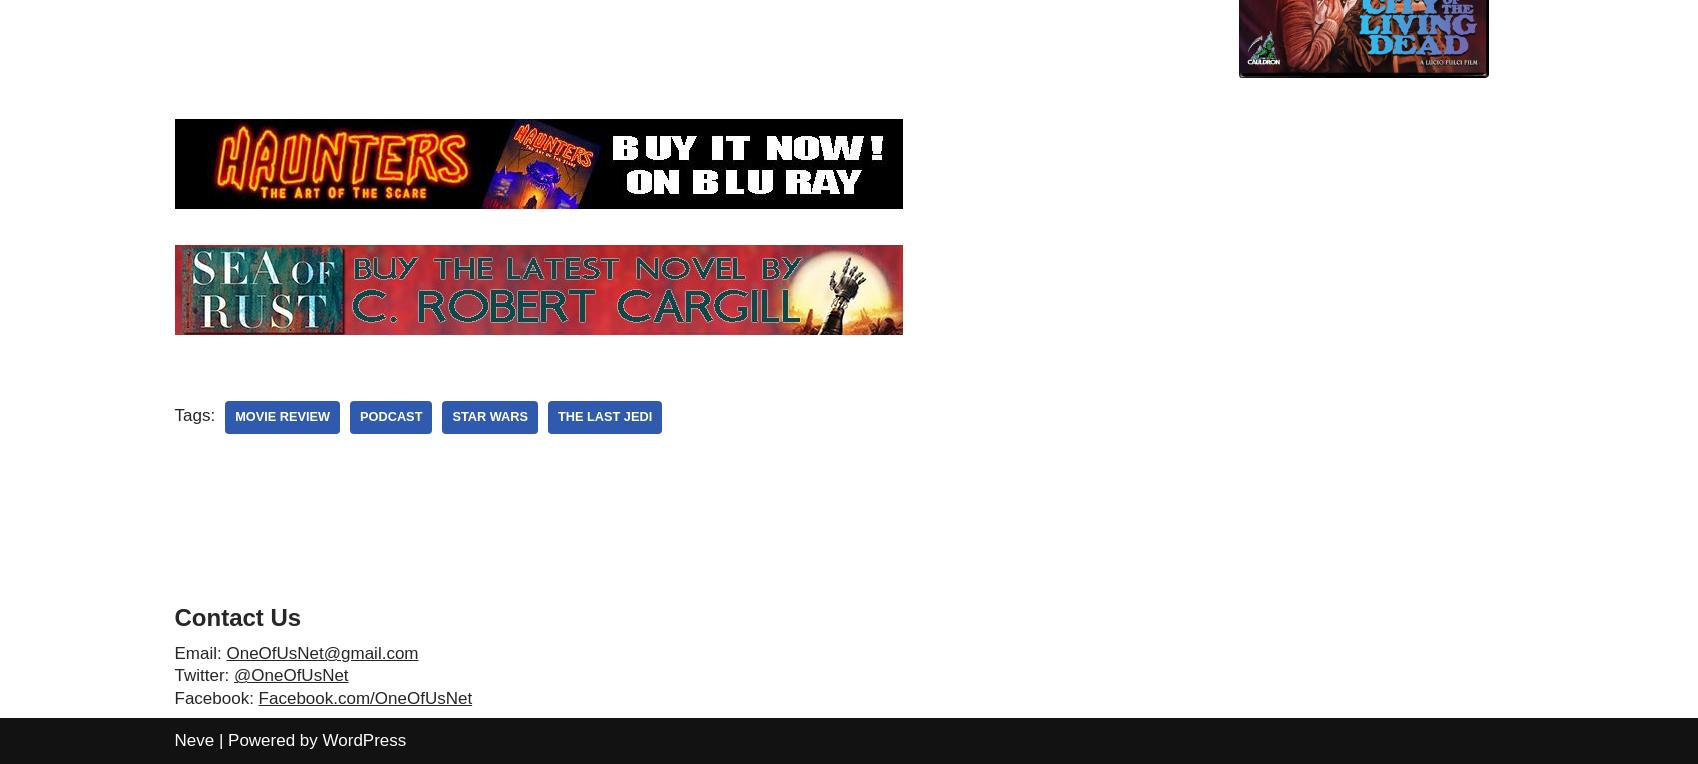 The height and width of the screenshot is (764, 1698). Describe the element at coordinates (215, 696) in the screenshot. I see `'Facebook:'` at that location.